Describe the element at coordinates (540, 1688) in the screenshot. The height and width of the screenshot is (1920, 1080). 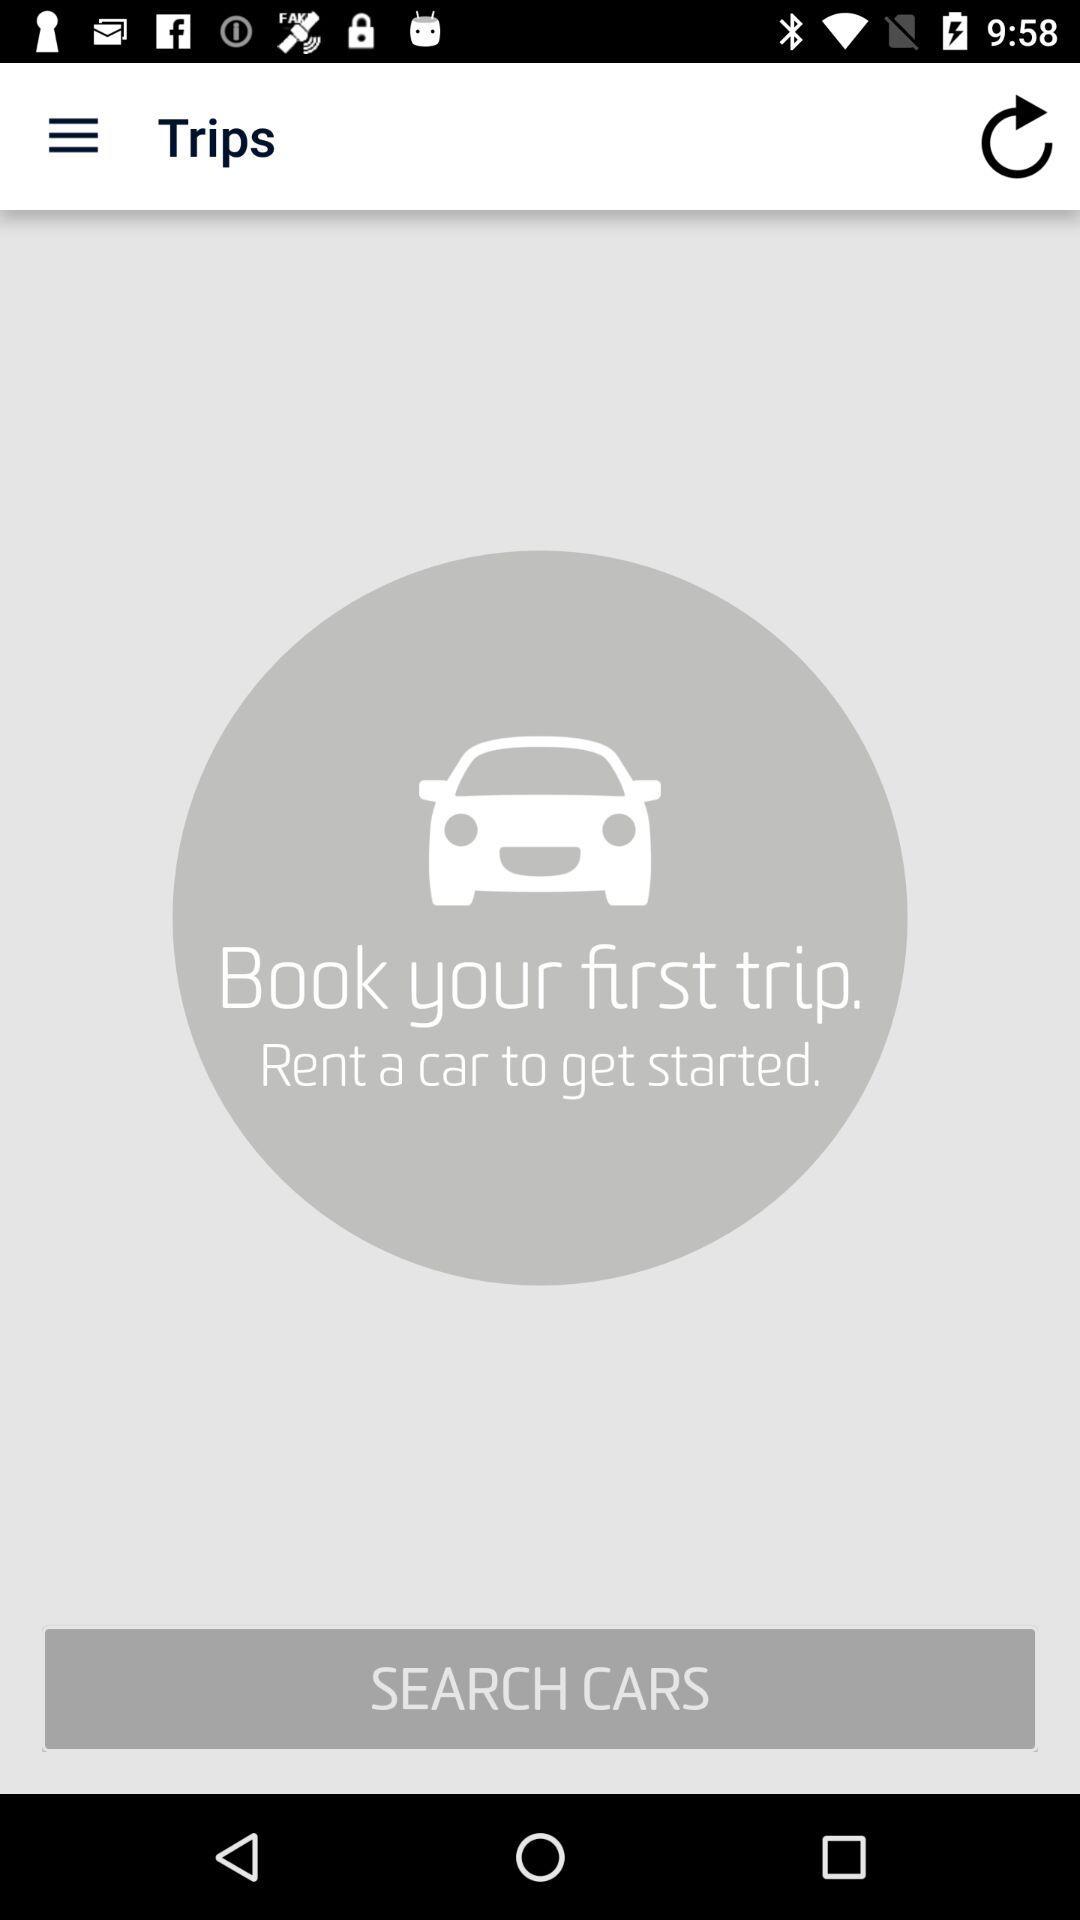
I see `item below the book your first item` at that location.